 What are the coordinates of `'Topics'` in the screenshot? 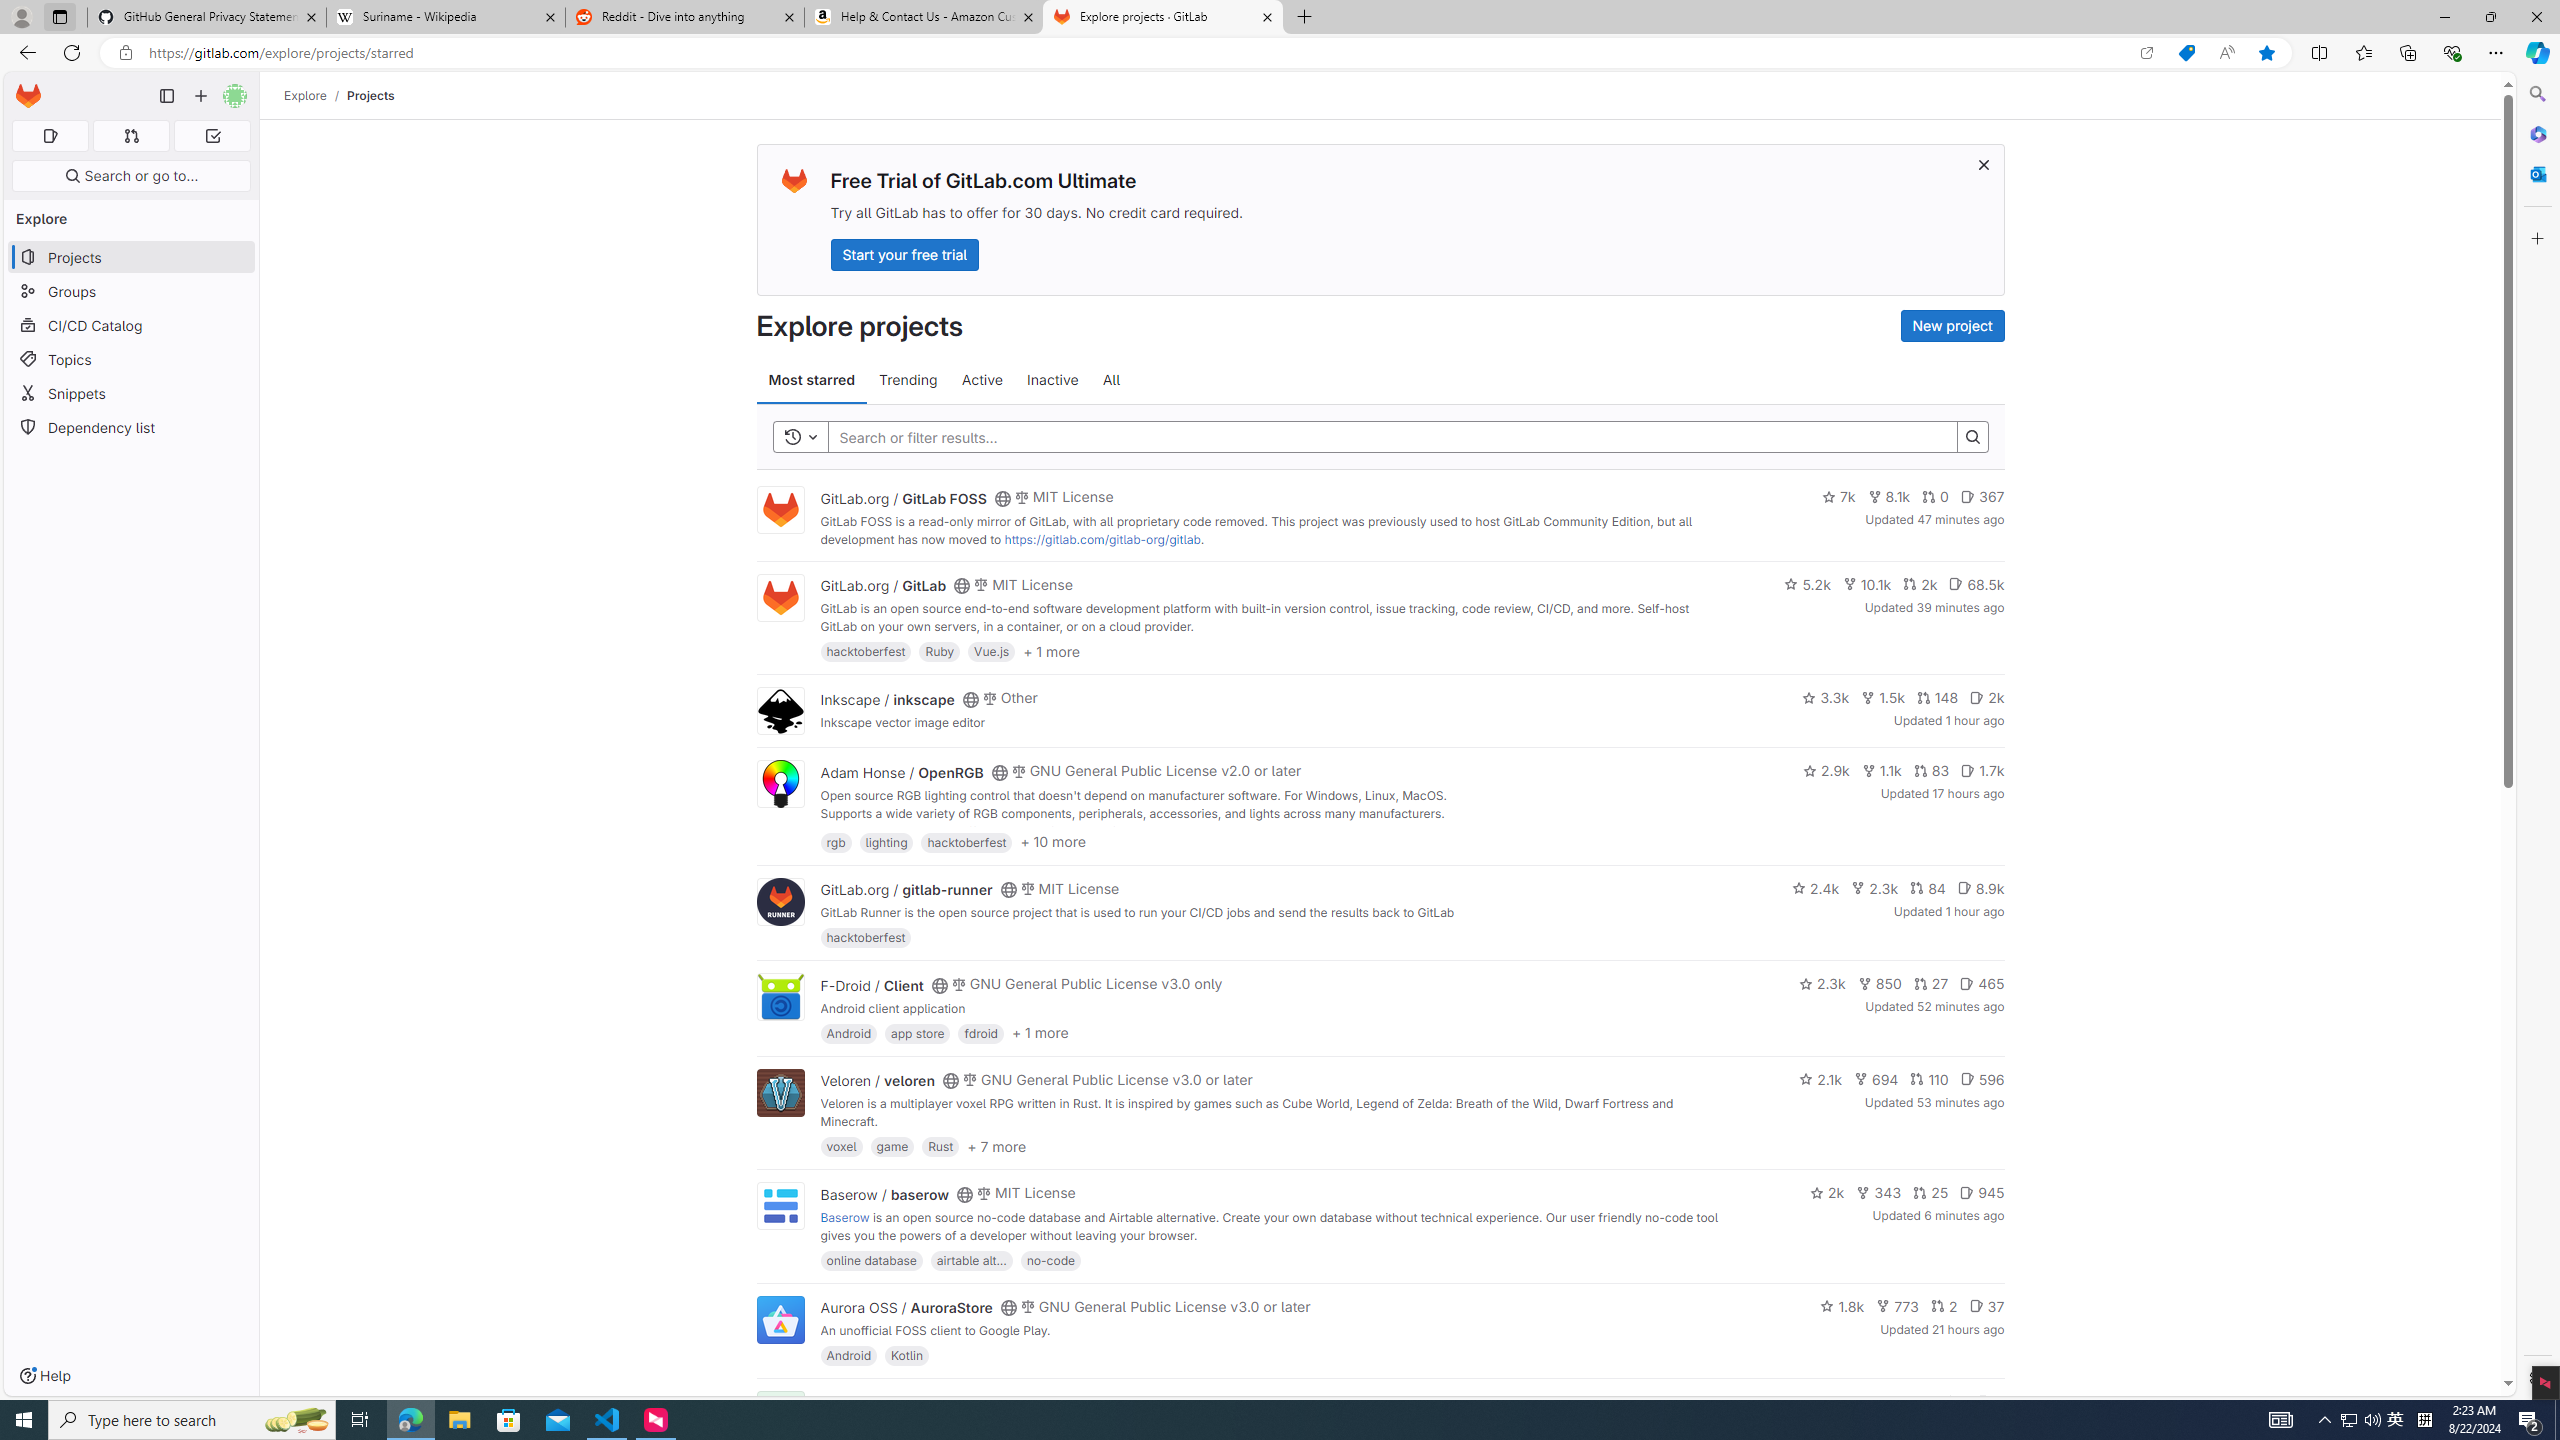 It's located at (130, 359).